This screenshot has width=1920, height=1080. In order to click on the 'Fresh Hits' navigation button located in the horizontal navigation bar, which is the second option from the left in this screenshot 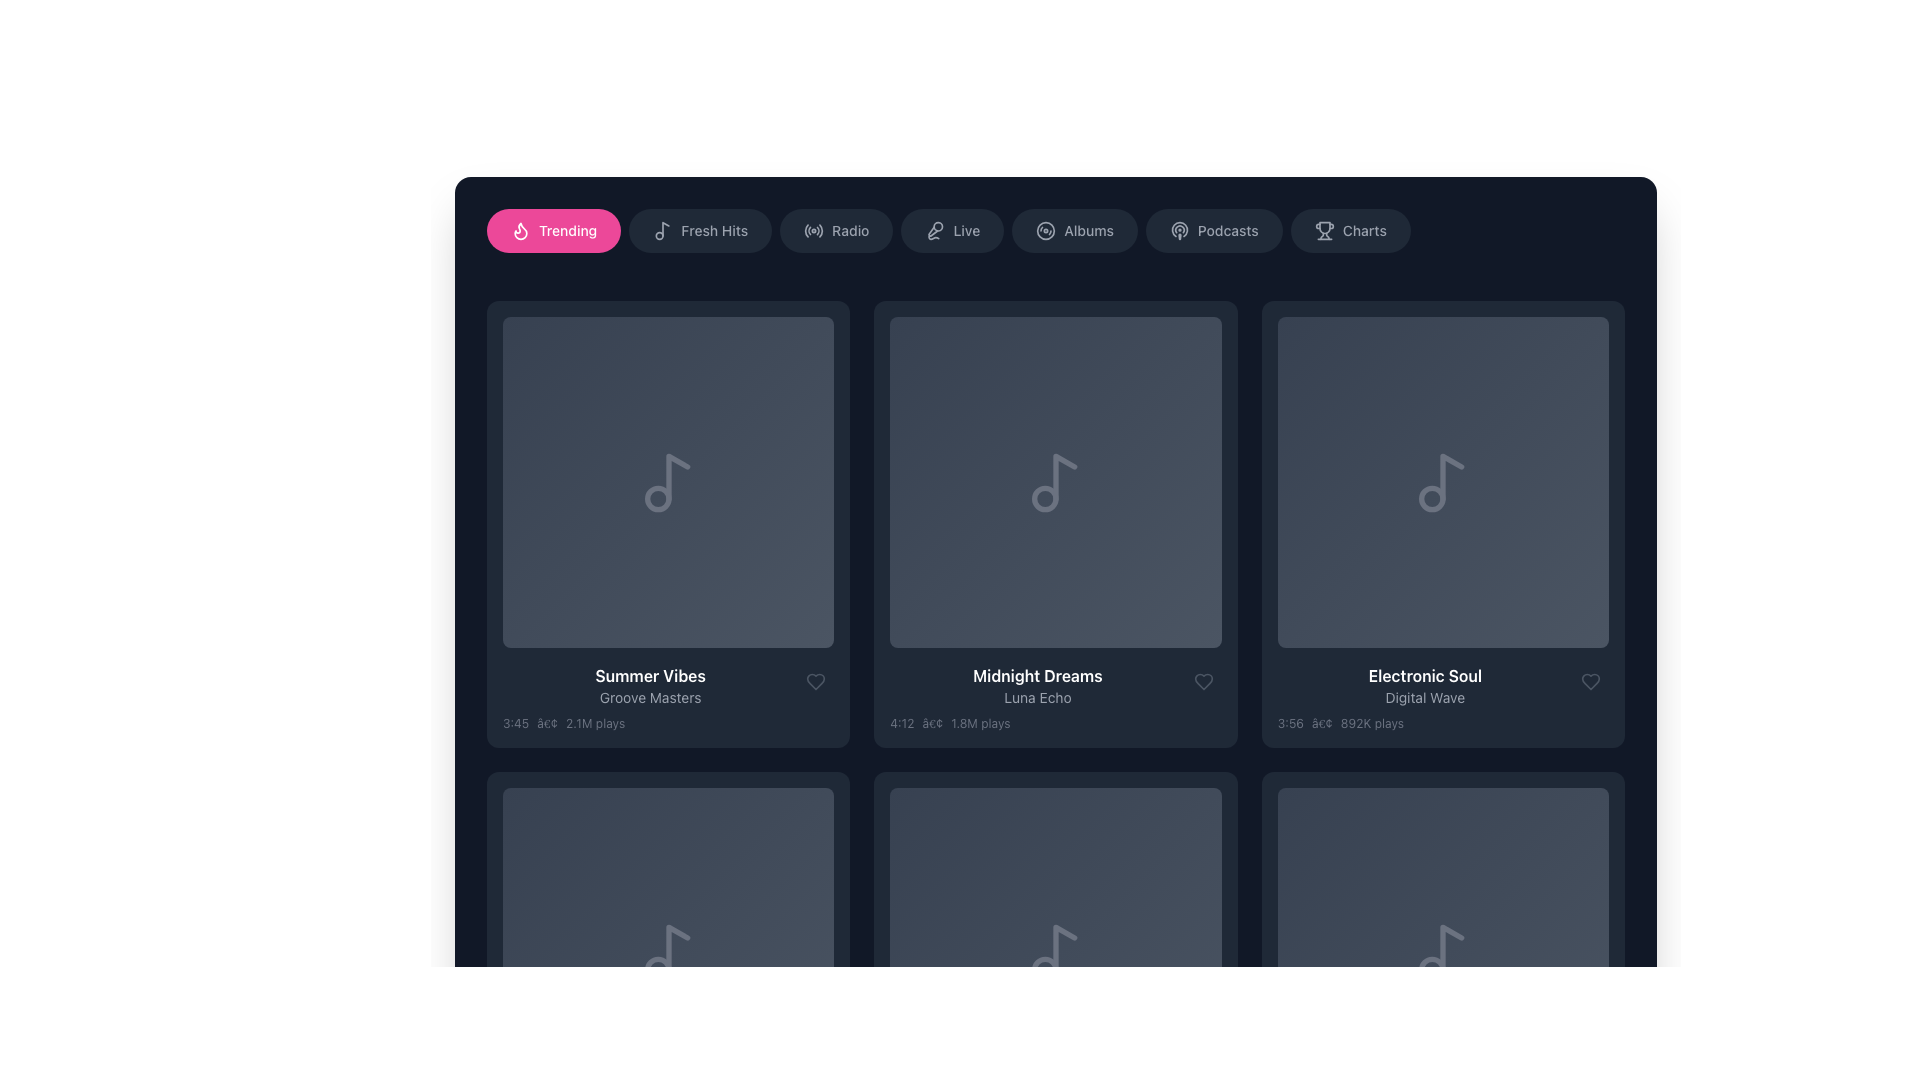, I will do `click(700, 230)`.